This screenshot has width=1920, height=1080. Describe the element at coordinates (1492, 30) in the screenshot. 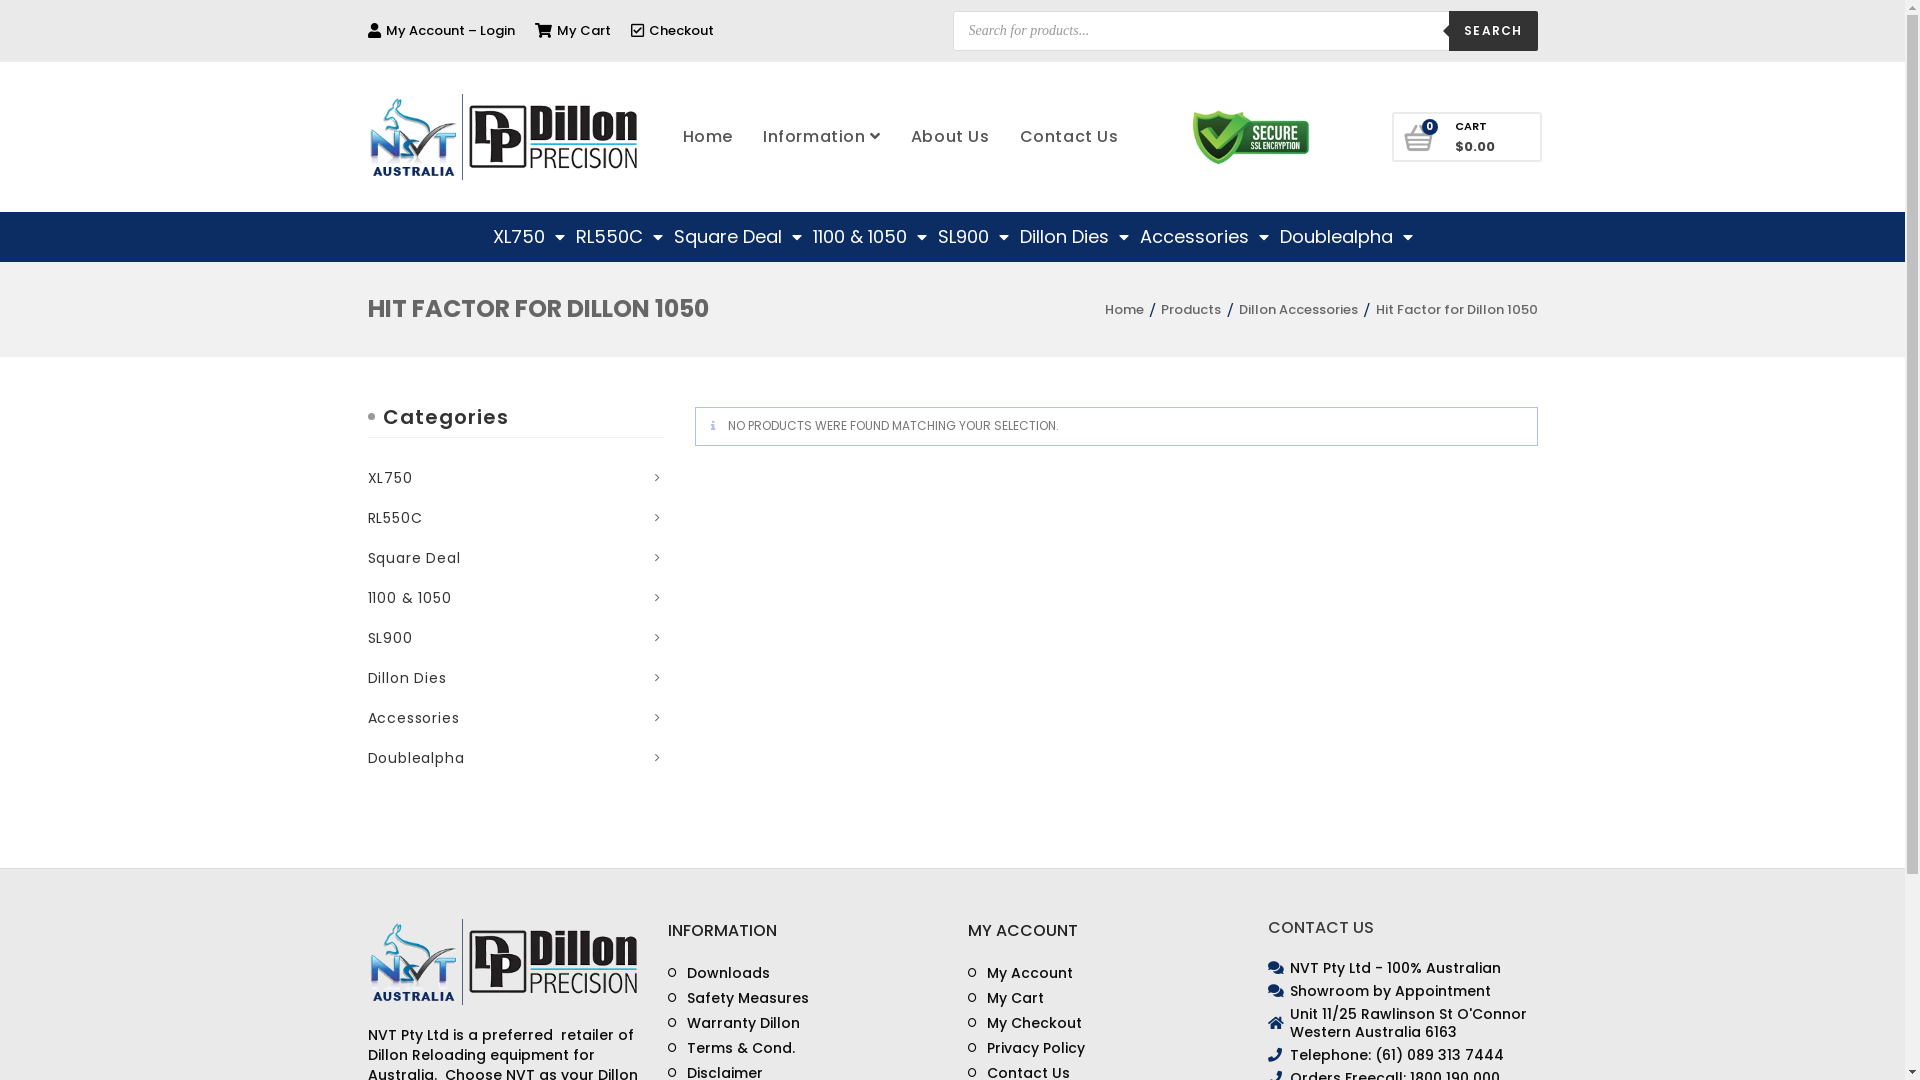

I see `'SEARCH'` at that location.